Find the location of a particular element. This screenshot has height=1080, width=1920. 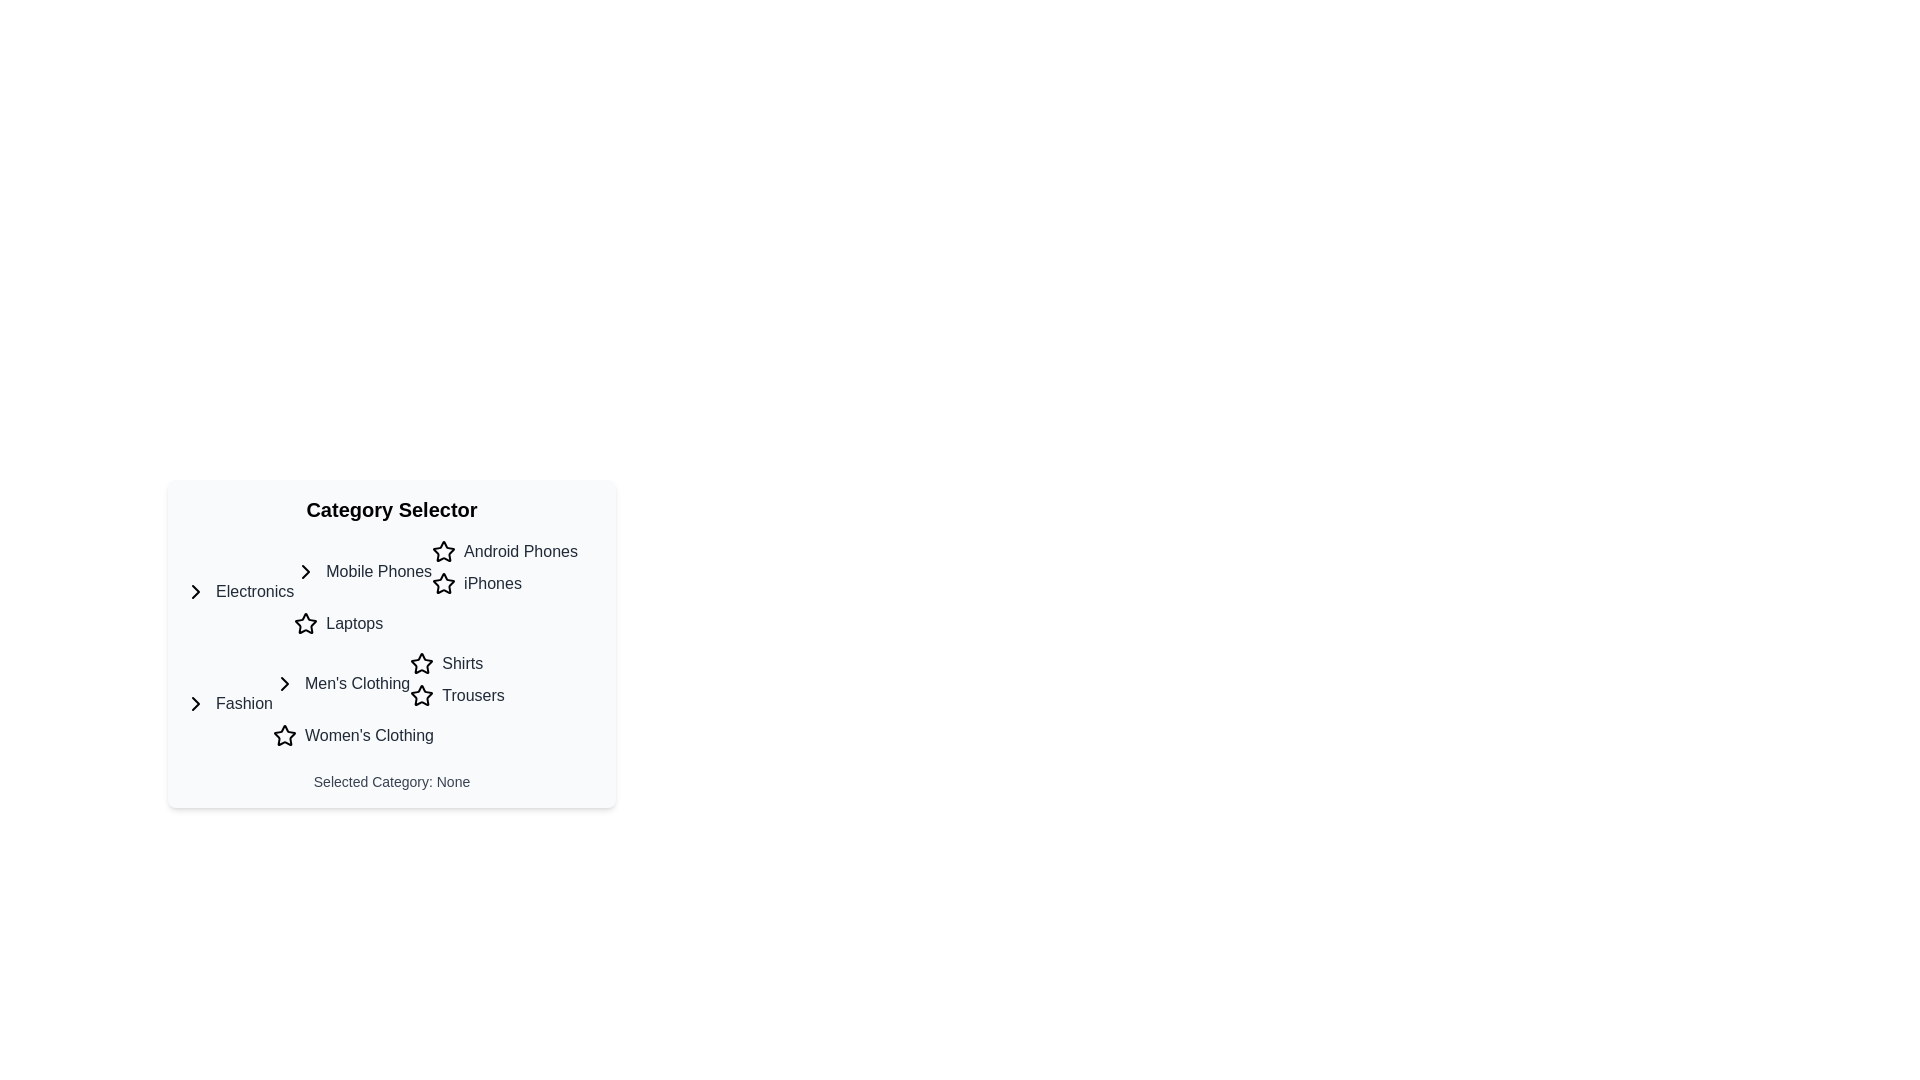

the star icon with a hollow center, outlined in black, next to the 'Trousers' label is located at coordinates (421, 693).